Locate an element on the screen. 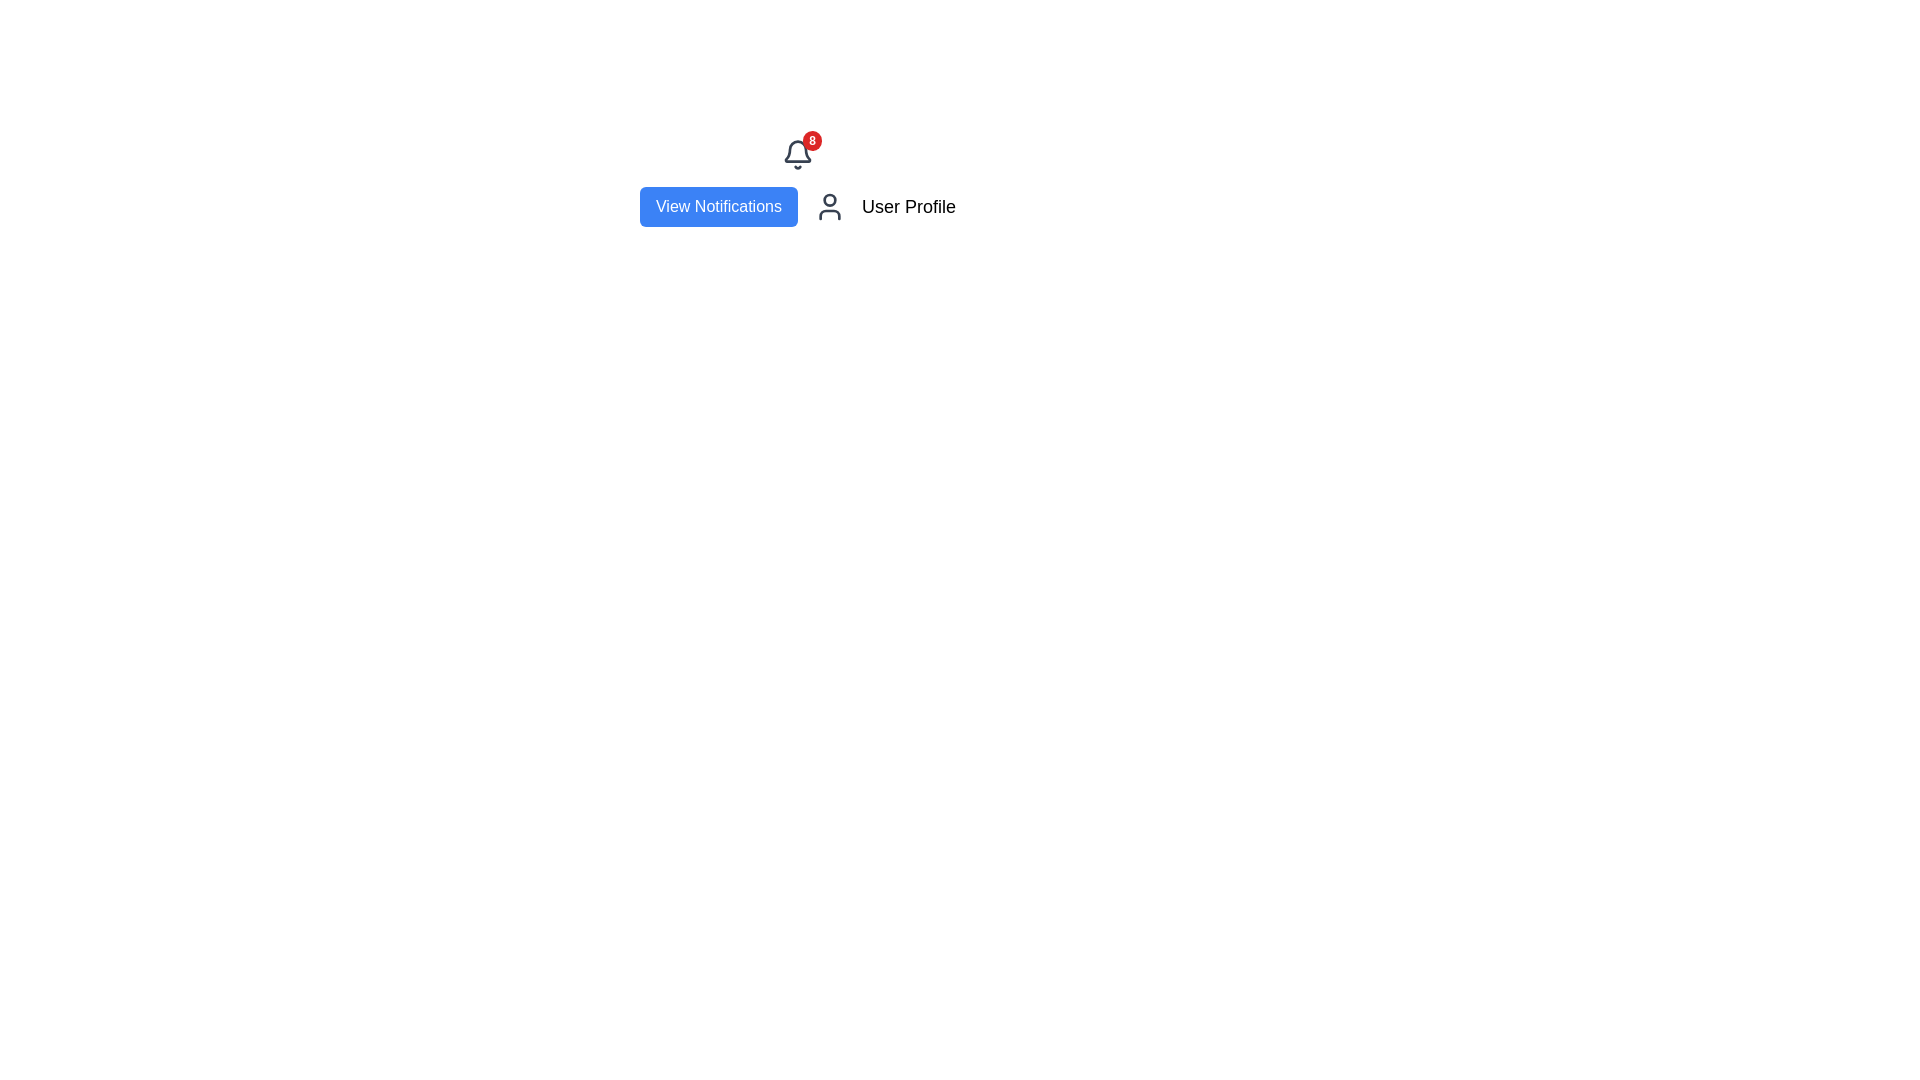 This screenshot has width=1920, height=1080. the user profile SVG icon, which is a minimalistic design featuring a circular head and shoulders, positioned between a blue button labeled 'View Notifications' and the label 'User Profile' is located at coordinates (830, 207).